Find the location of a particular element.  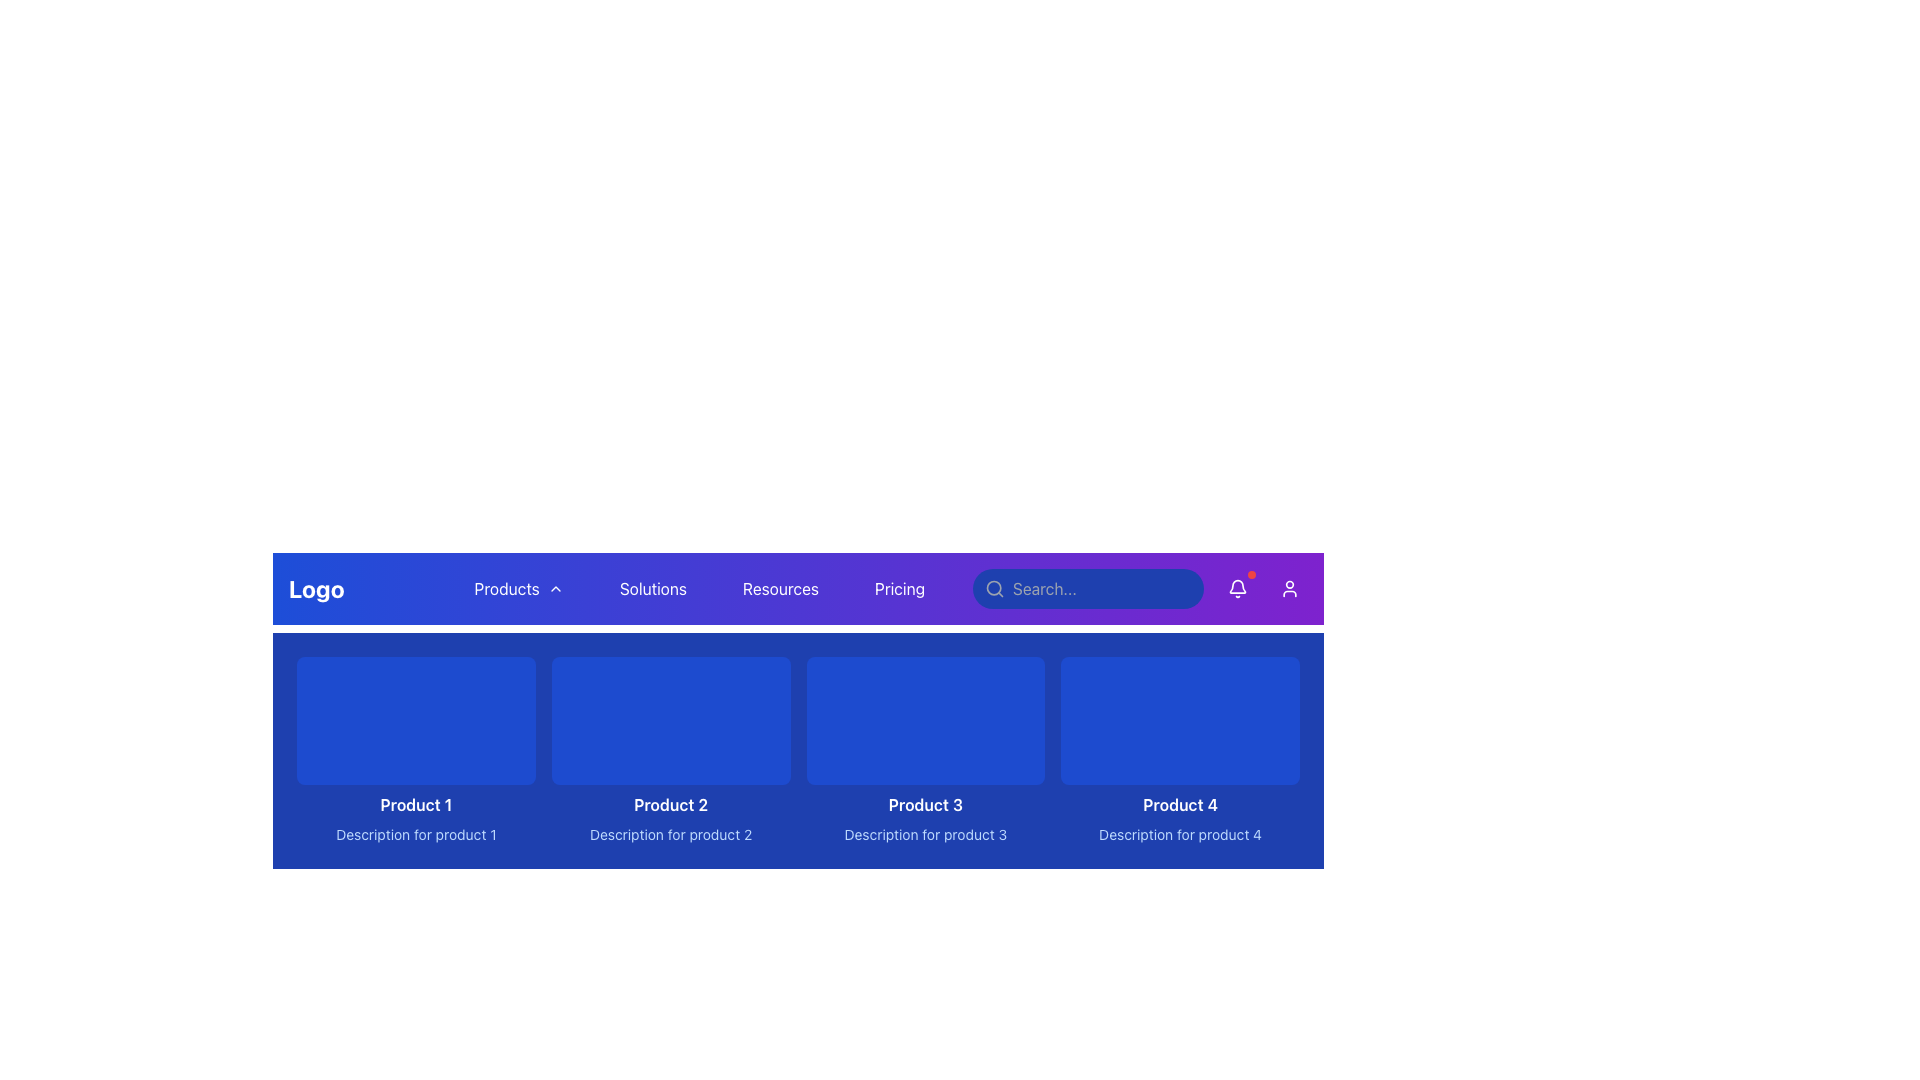

the bold text label displaying 'Product 3', which is centrally aligned in a card layout, positioned beneath a highlighted rectangle and above the description text is located at coordinates (924, 804).